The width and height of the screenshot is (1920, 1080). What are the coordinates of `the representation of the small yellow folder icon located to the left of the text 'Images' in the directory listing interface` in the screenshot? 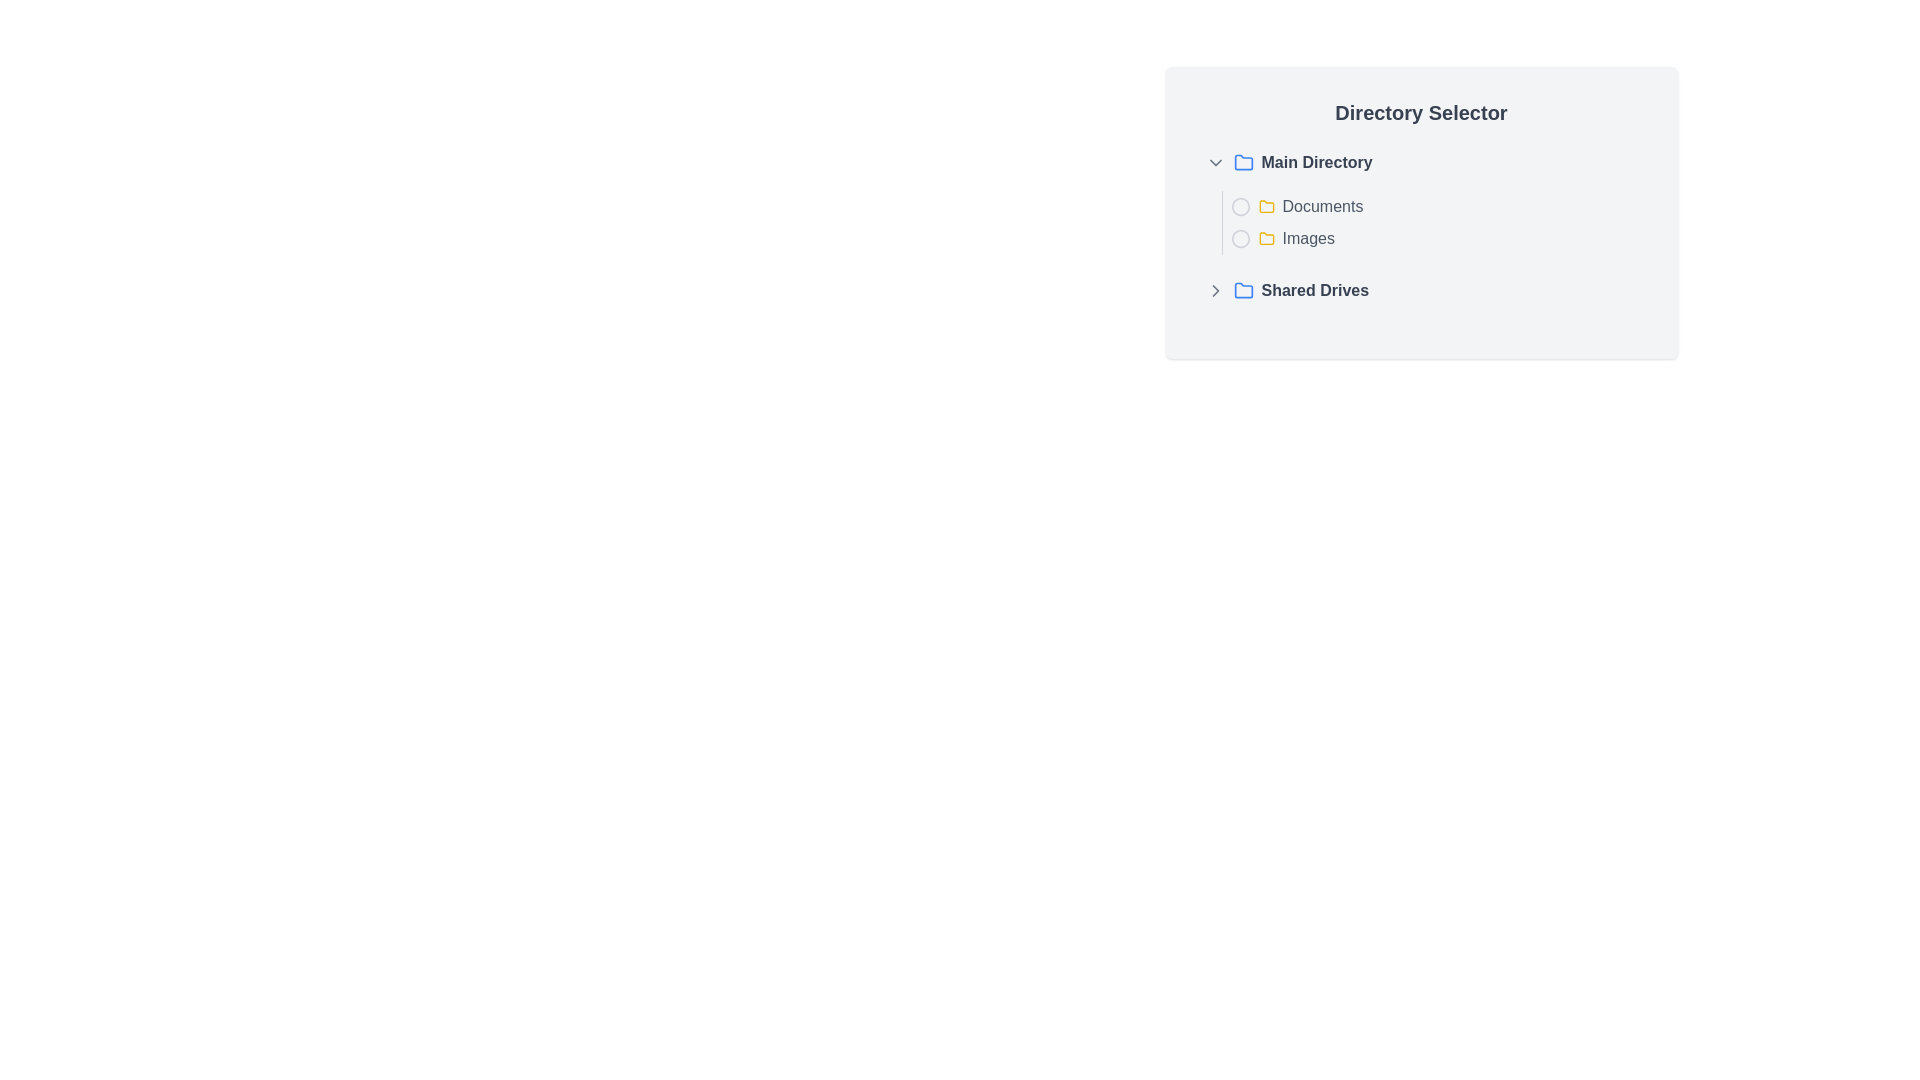 It's located at (1265, 238).